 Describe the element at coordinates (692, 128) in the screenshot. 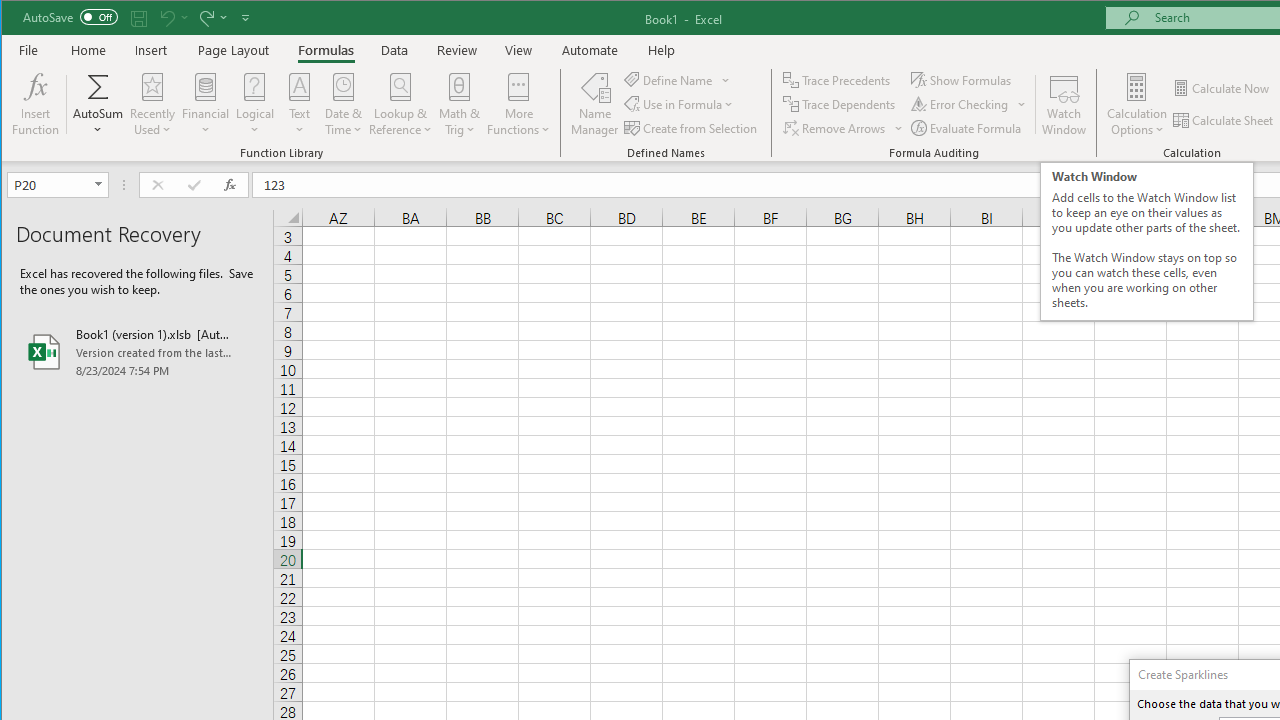

I see `'Create from Selection...'` at that location.